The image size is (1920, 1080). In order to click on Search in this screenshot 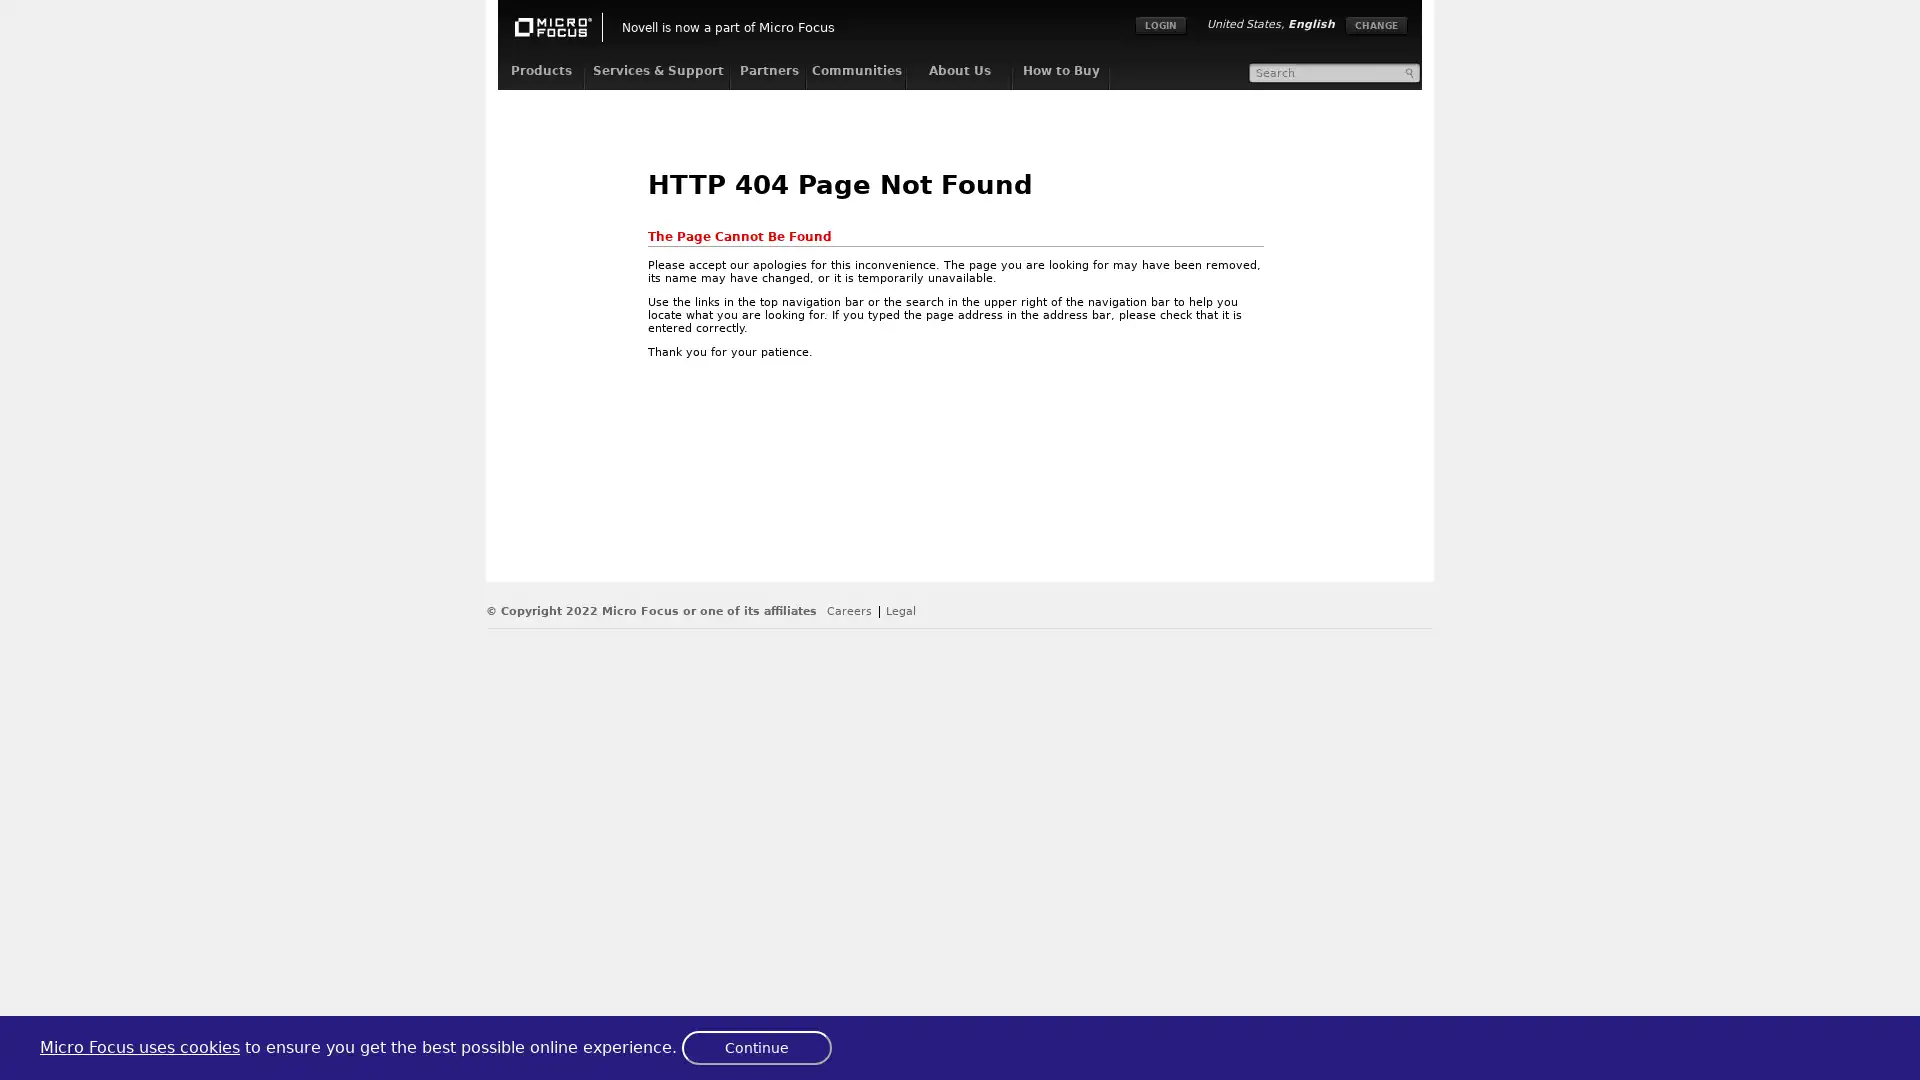, I will do `click(1410, 72)`.